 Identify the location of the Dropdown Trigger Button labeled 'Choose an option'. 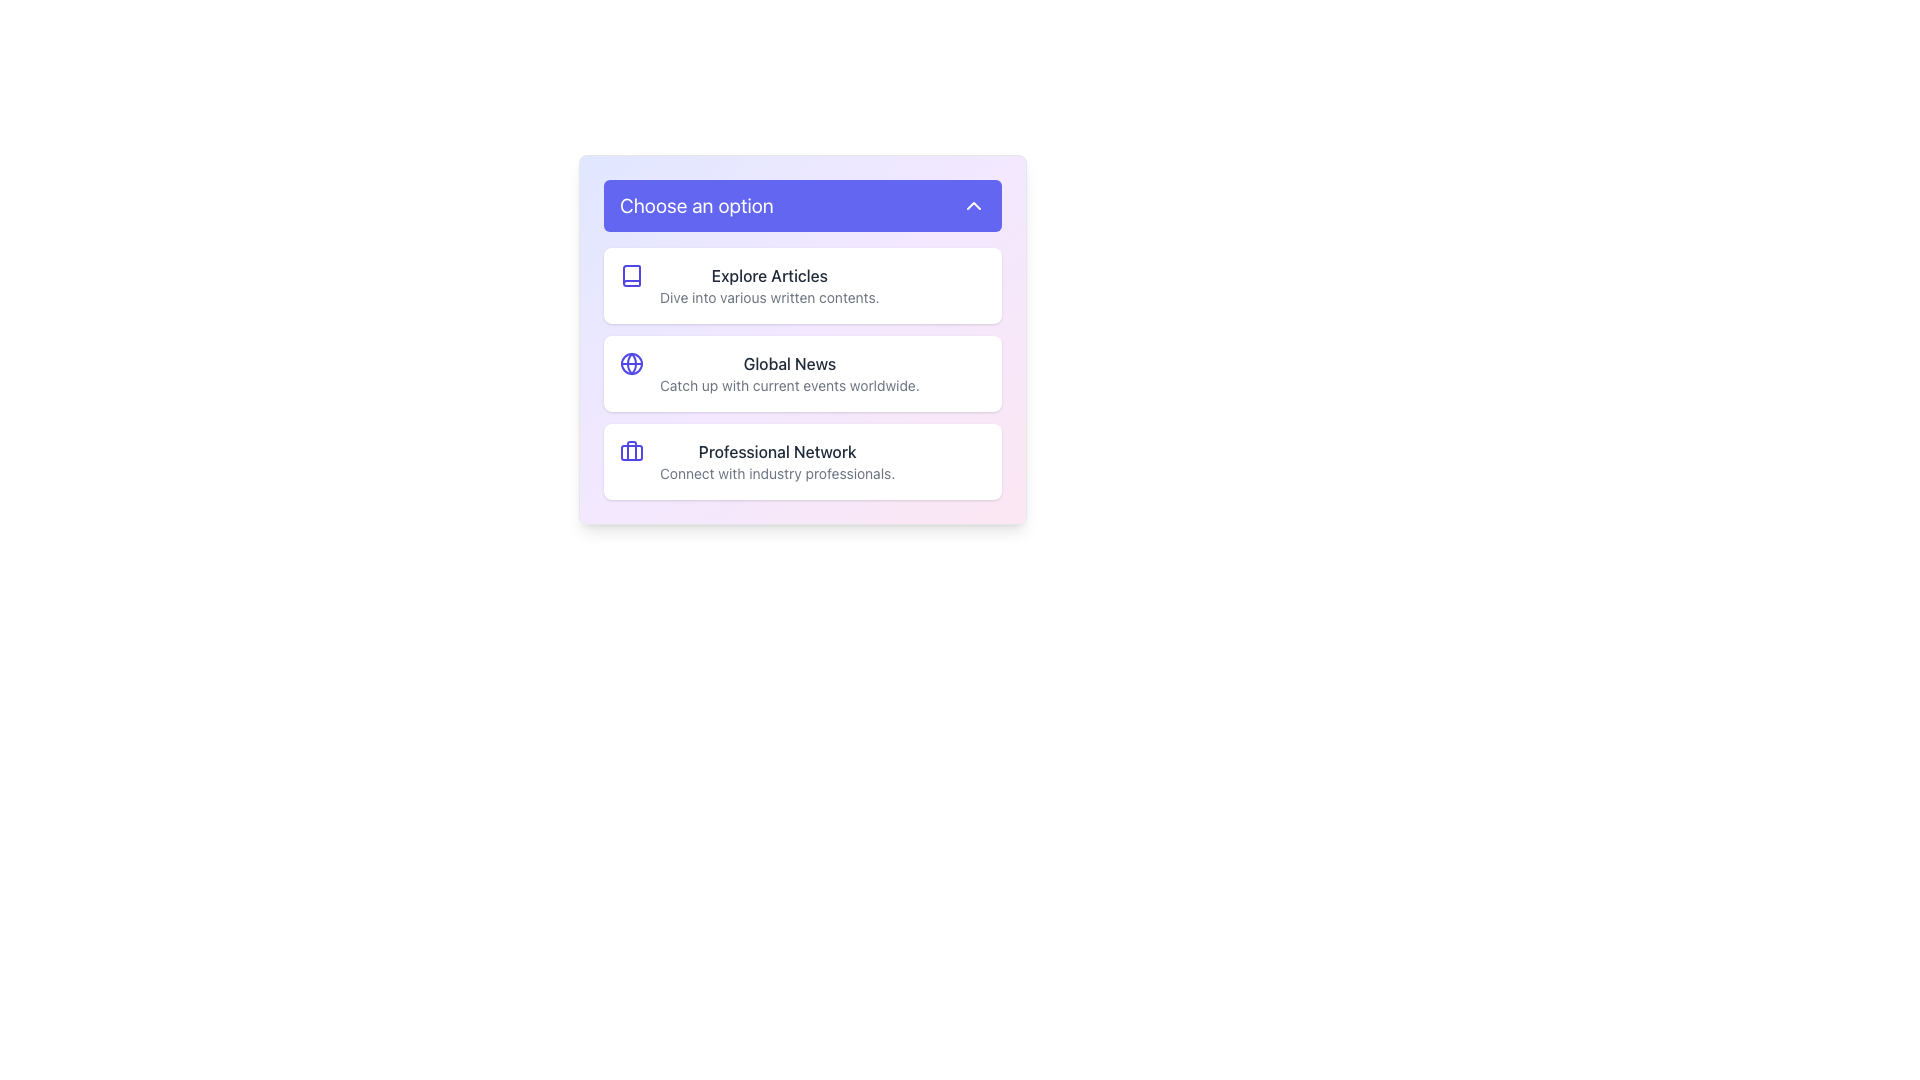
(802, 205).